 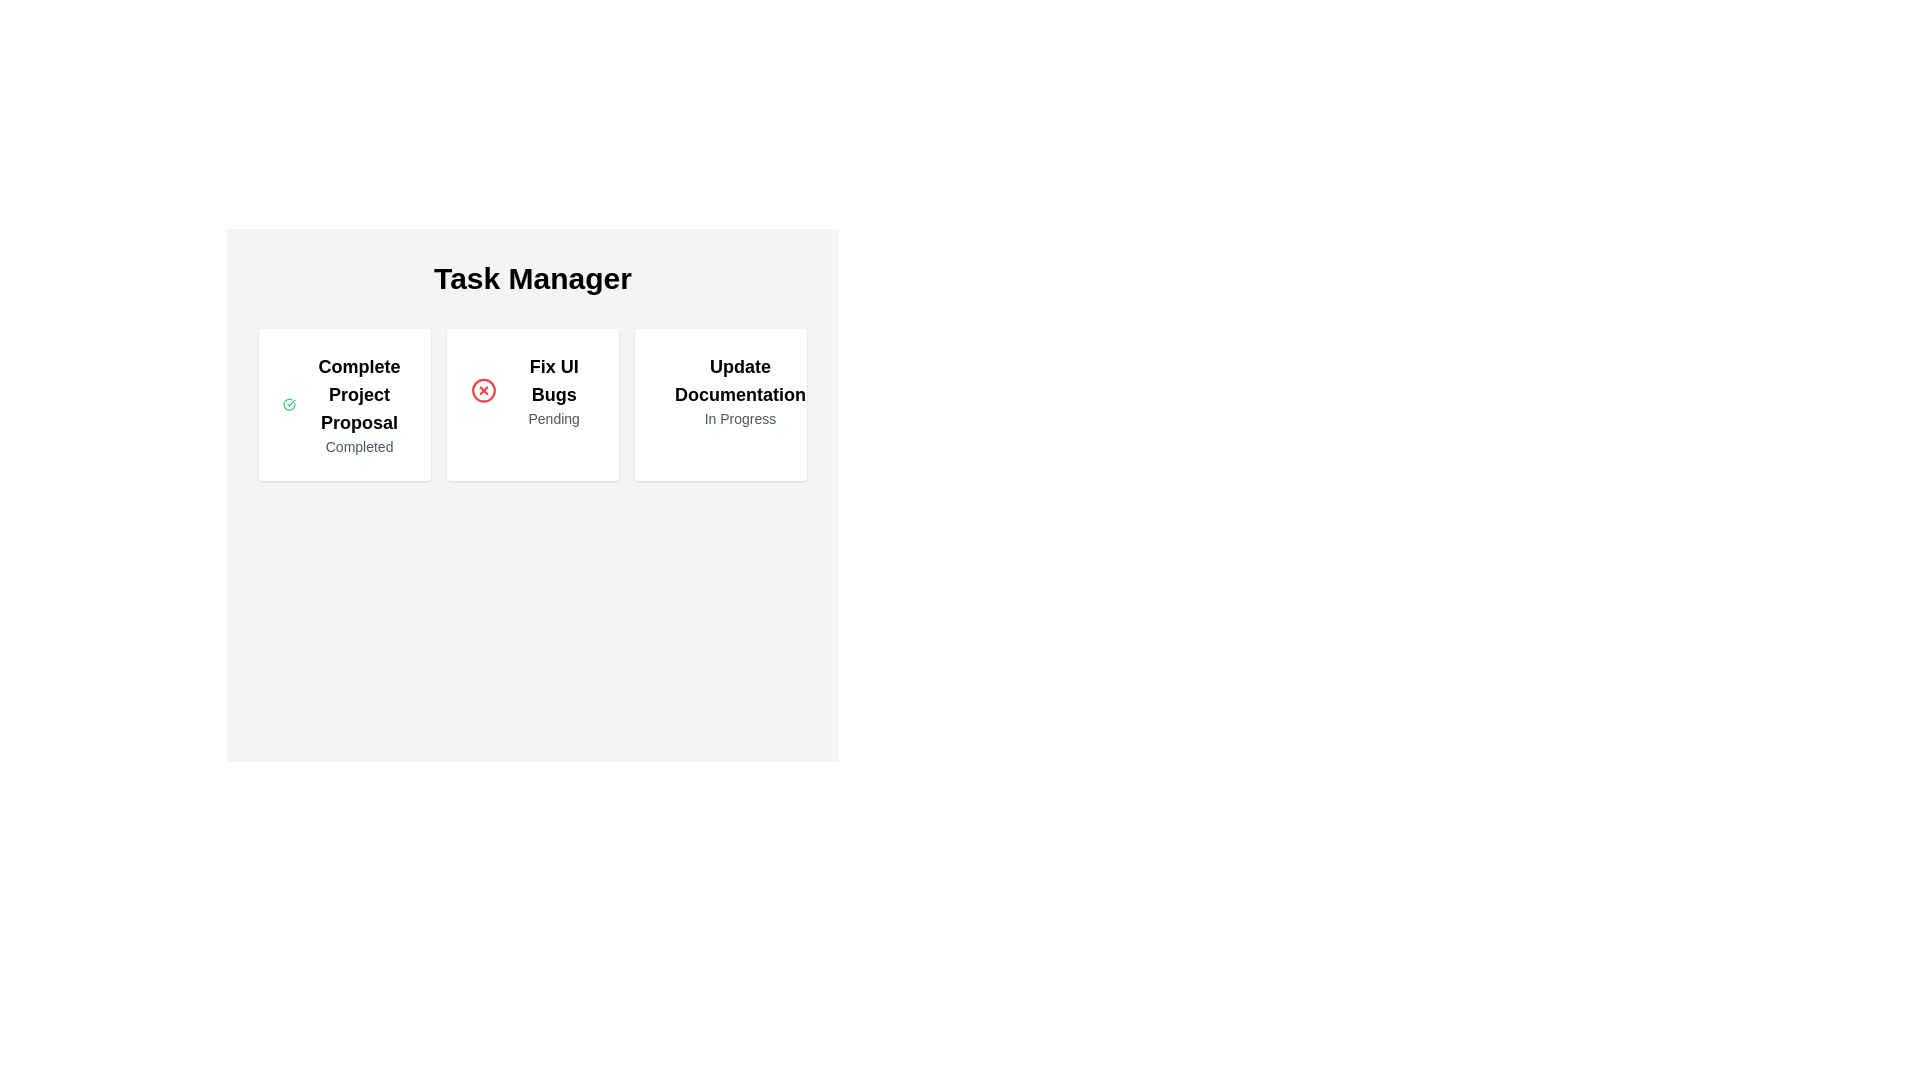 I want to click on the Task status display that shows 'Complete Project Proposal' in bold with a green checkmark icon, located in the top-left section of the leftmost card under 'Task Manager', so click(x=345, y=405).